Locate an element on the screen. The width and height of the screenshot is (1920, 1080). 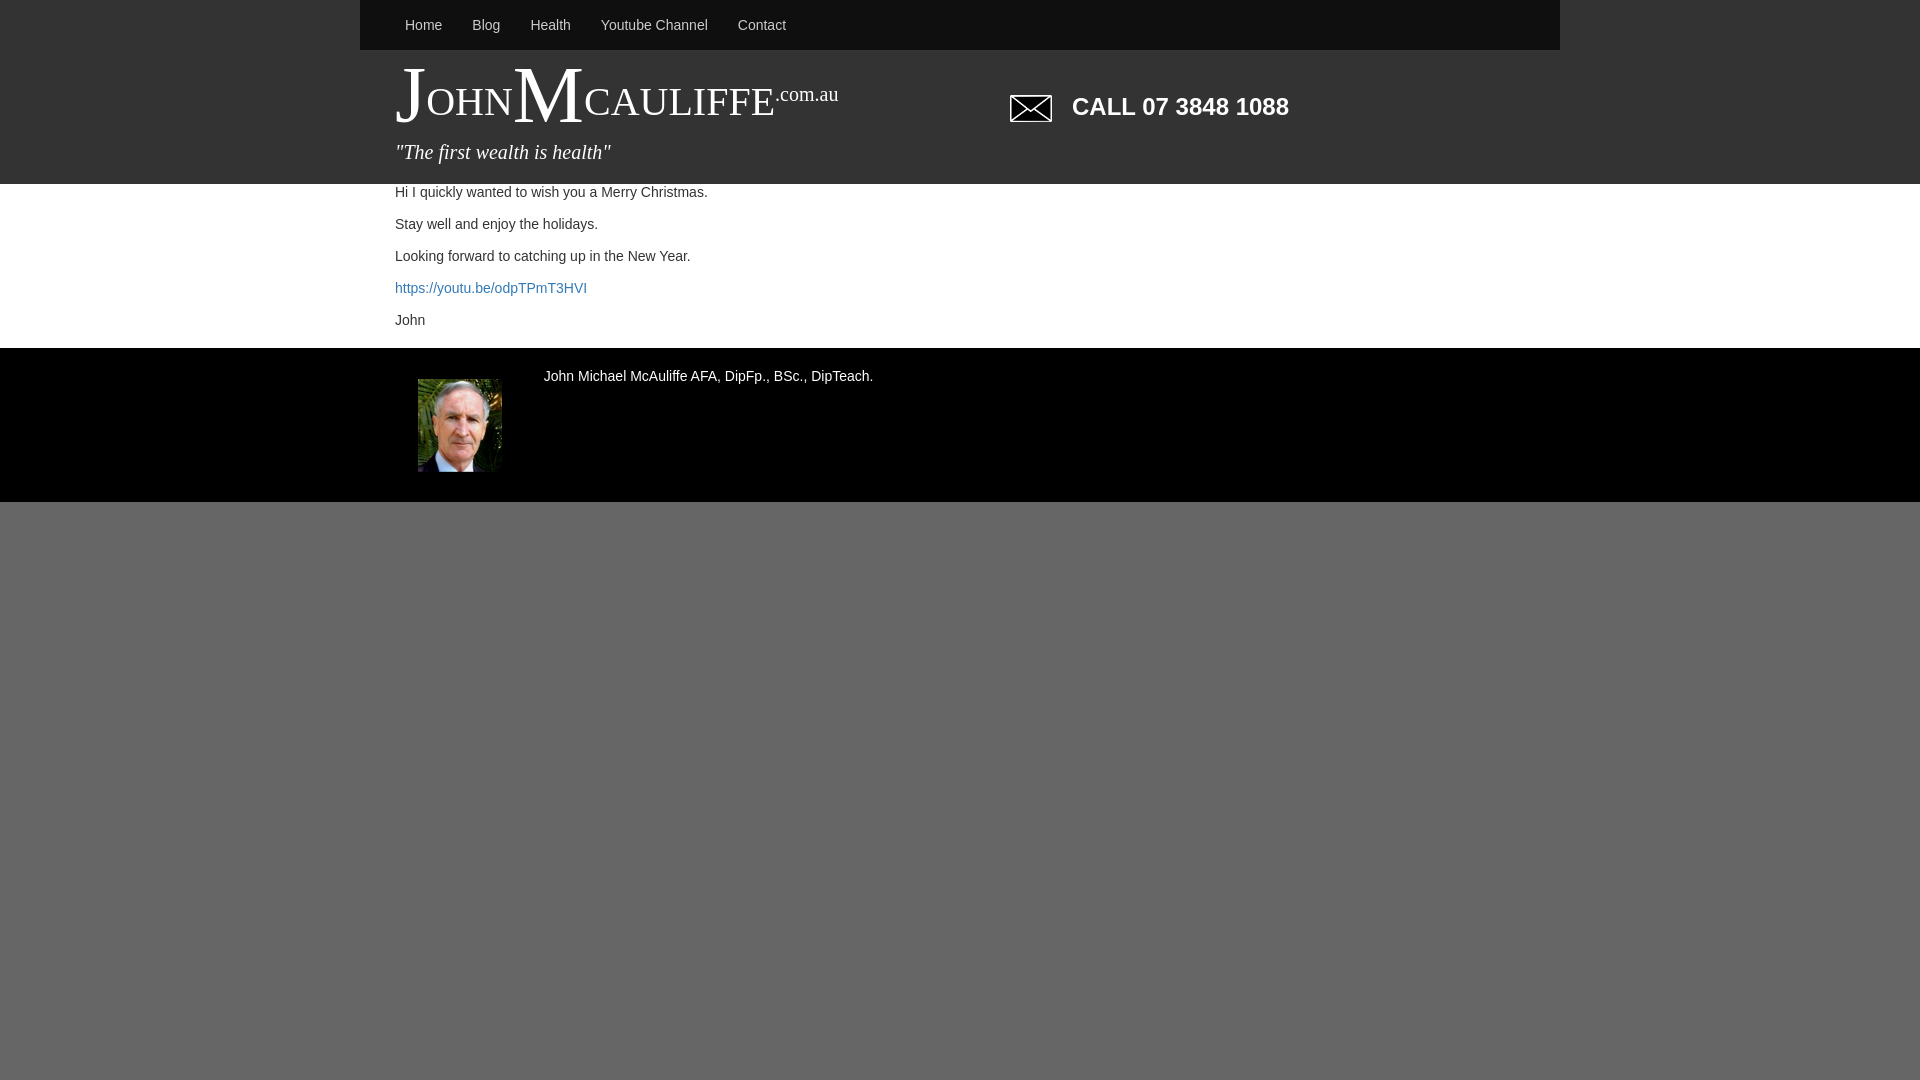
'Health' is located at coordinates (550, 24).